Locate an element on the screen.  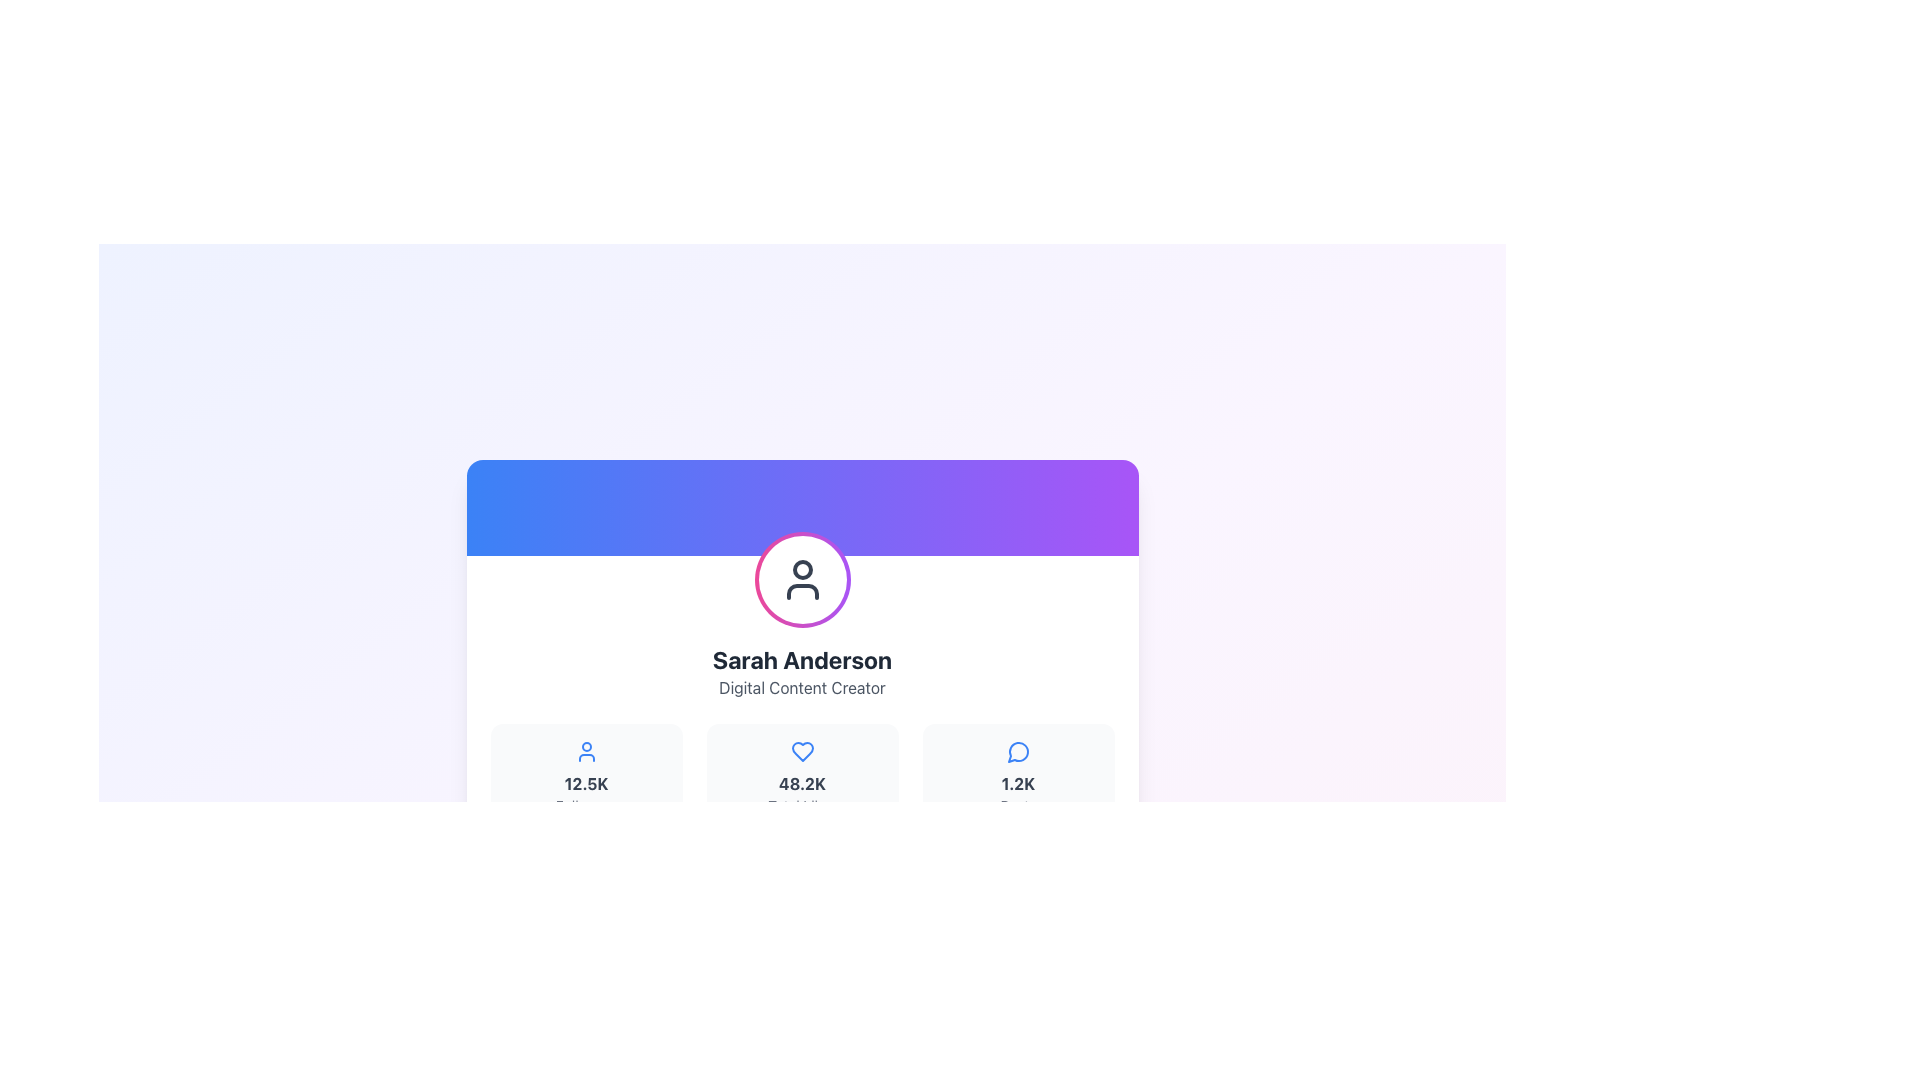
the Text label displaying the count value for user engagement, located centrally above the 'Total Likes' text and next to a heart-shaped icon is located at coordinates (802, 782).